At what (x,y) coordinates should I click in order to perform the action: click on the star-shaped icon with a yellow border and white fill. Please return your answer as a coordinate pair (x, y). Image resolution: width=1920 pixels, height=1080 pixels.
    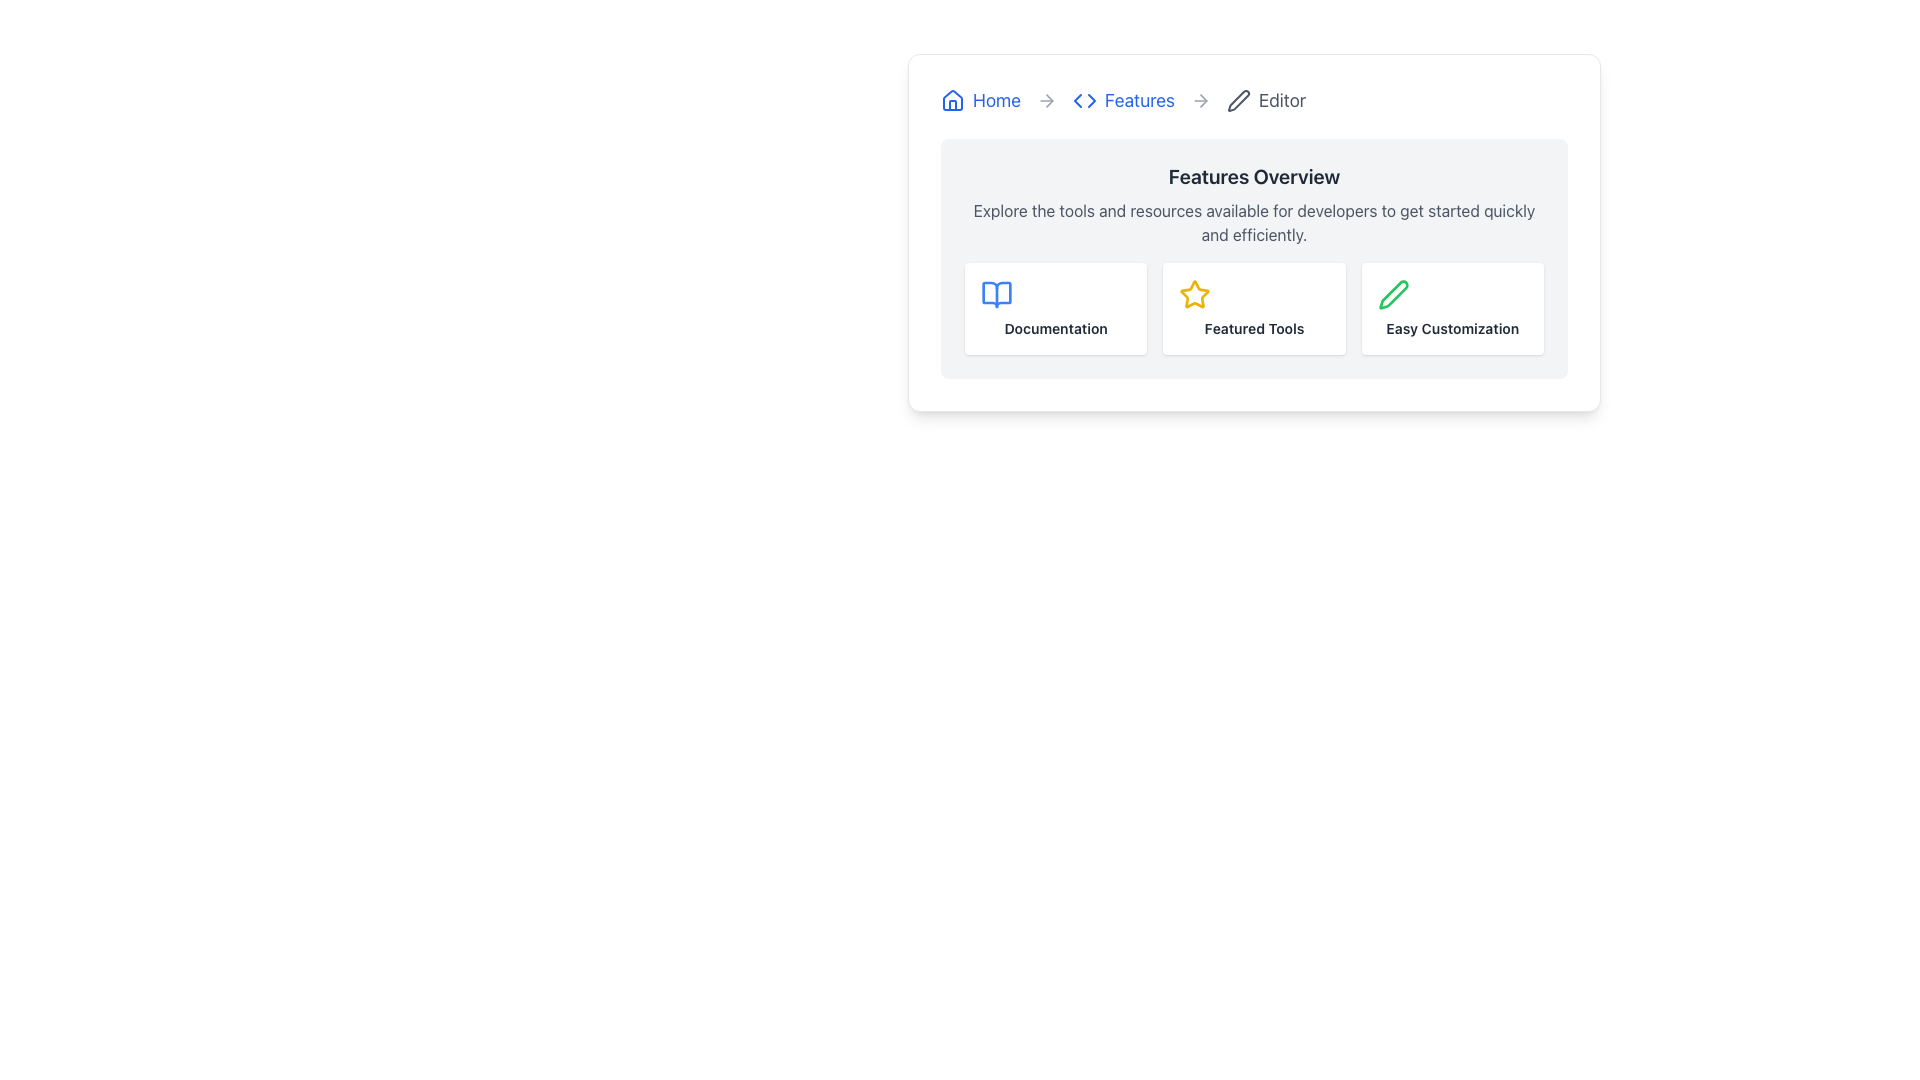
    Looking at the image, I should click on (1195, 293).